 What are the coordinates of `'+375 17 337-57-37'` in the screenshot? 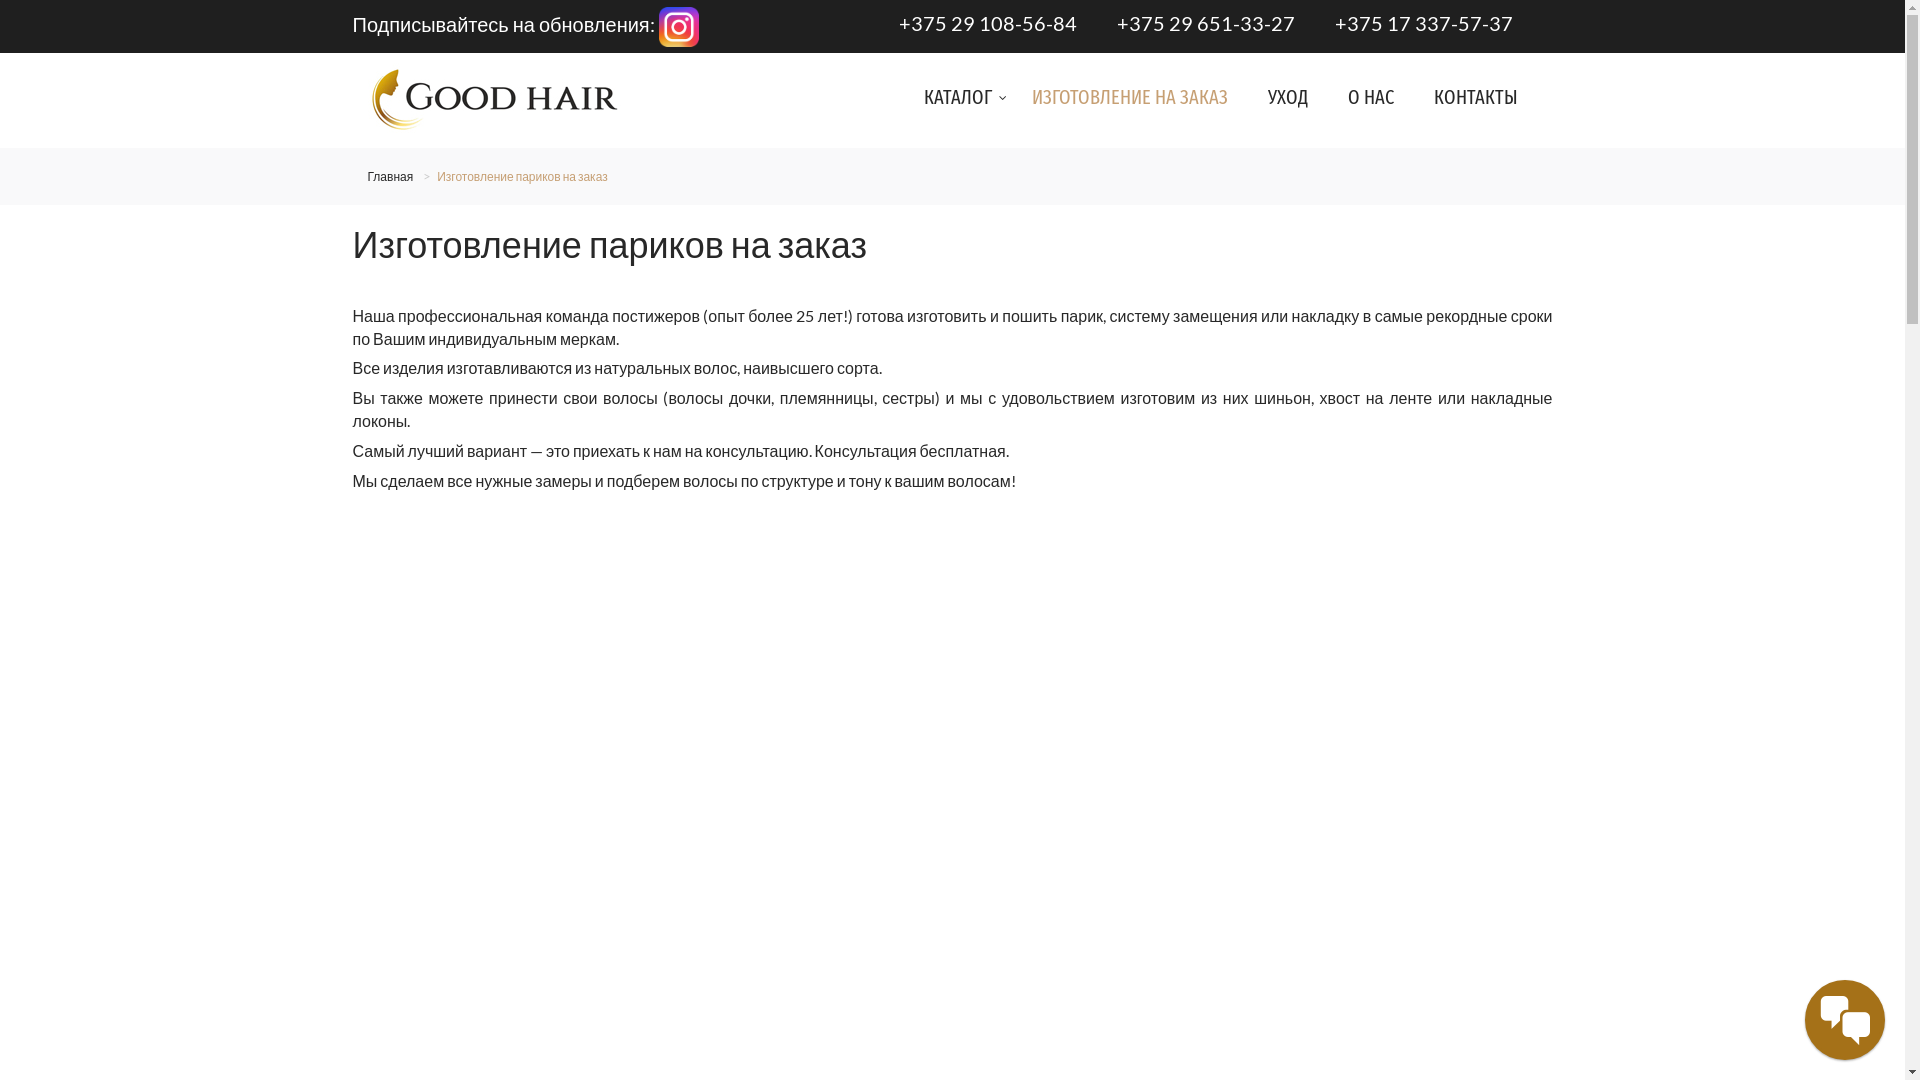 It's located at (1421, 23).